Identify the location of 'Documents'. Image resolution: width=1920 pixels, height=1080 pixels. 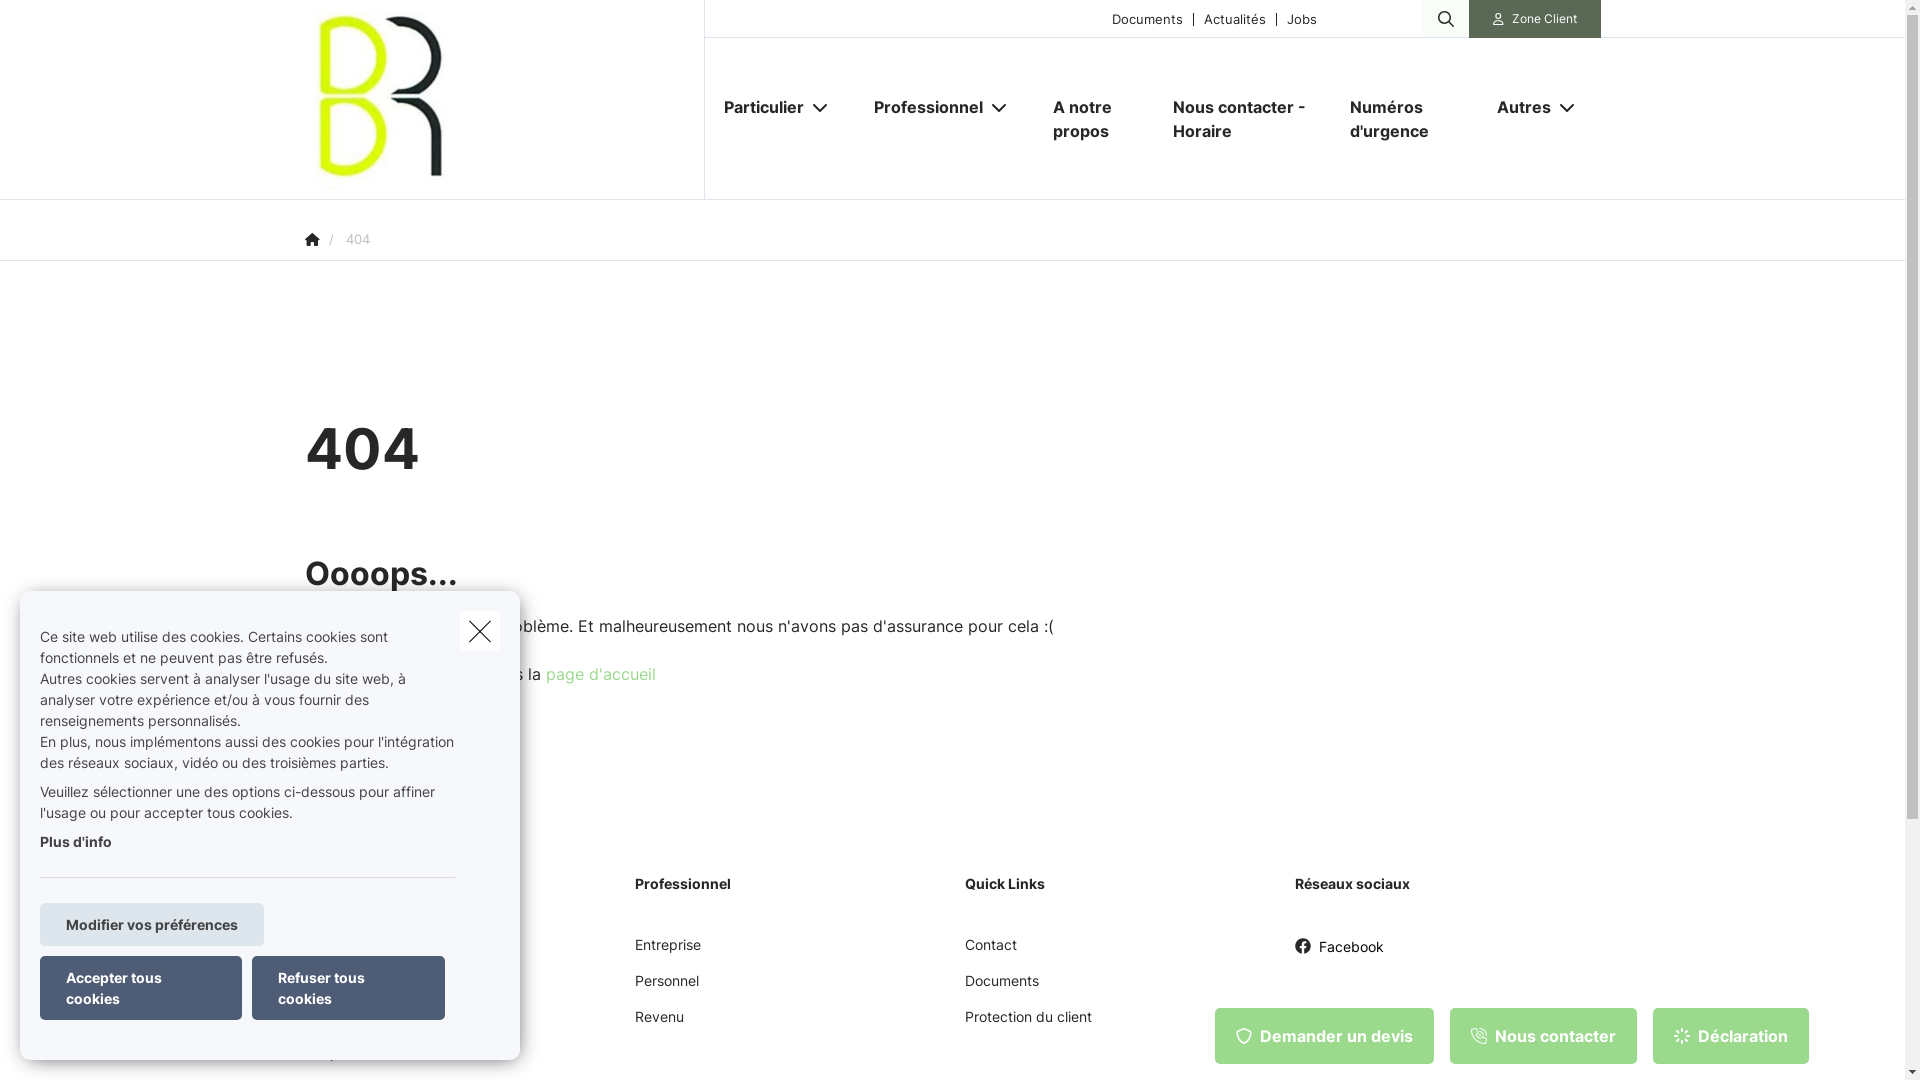
(1147, 18).